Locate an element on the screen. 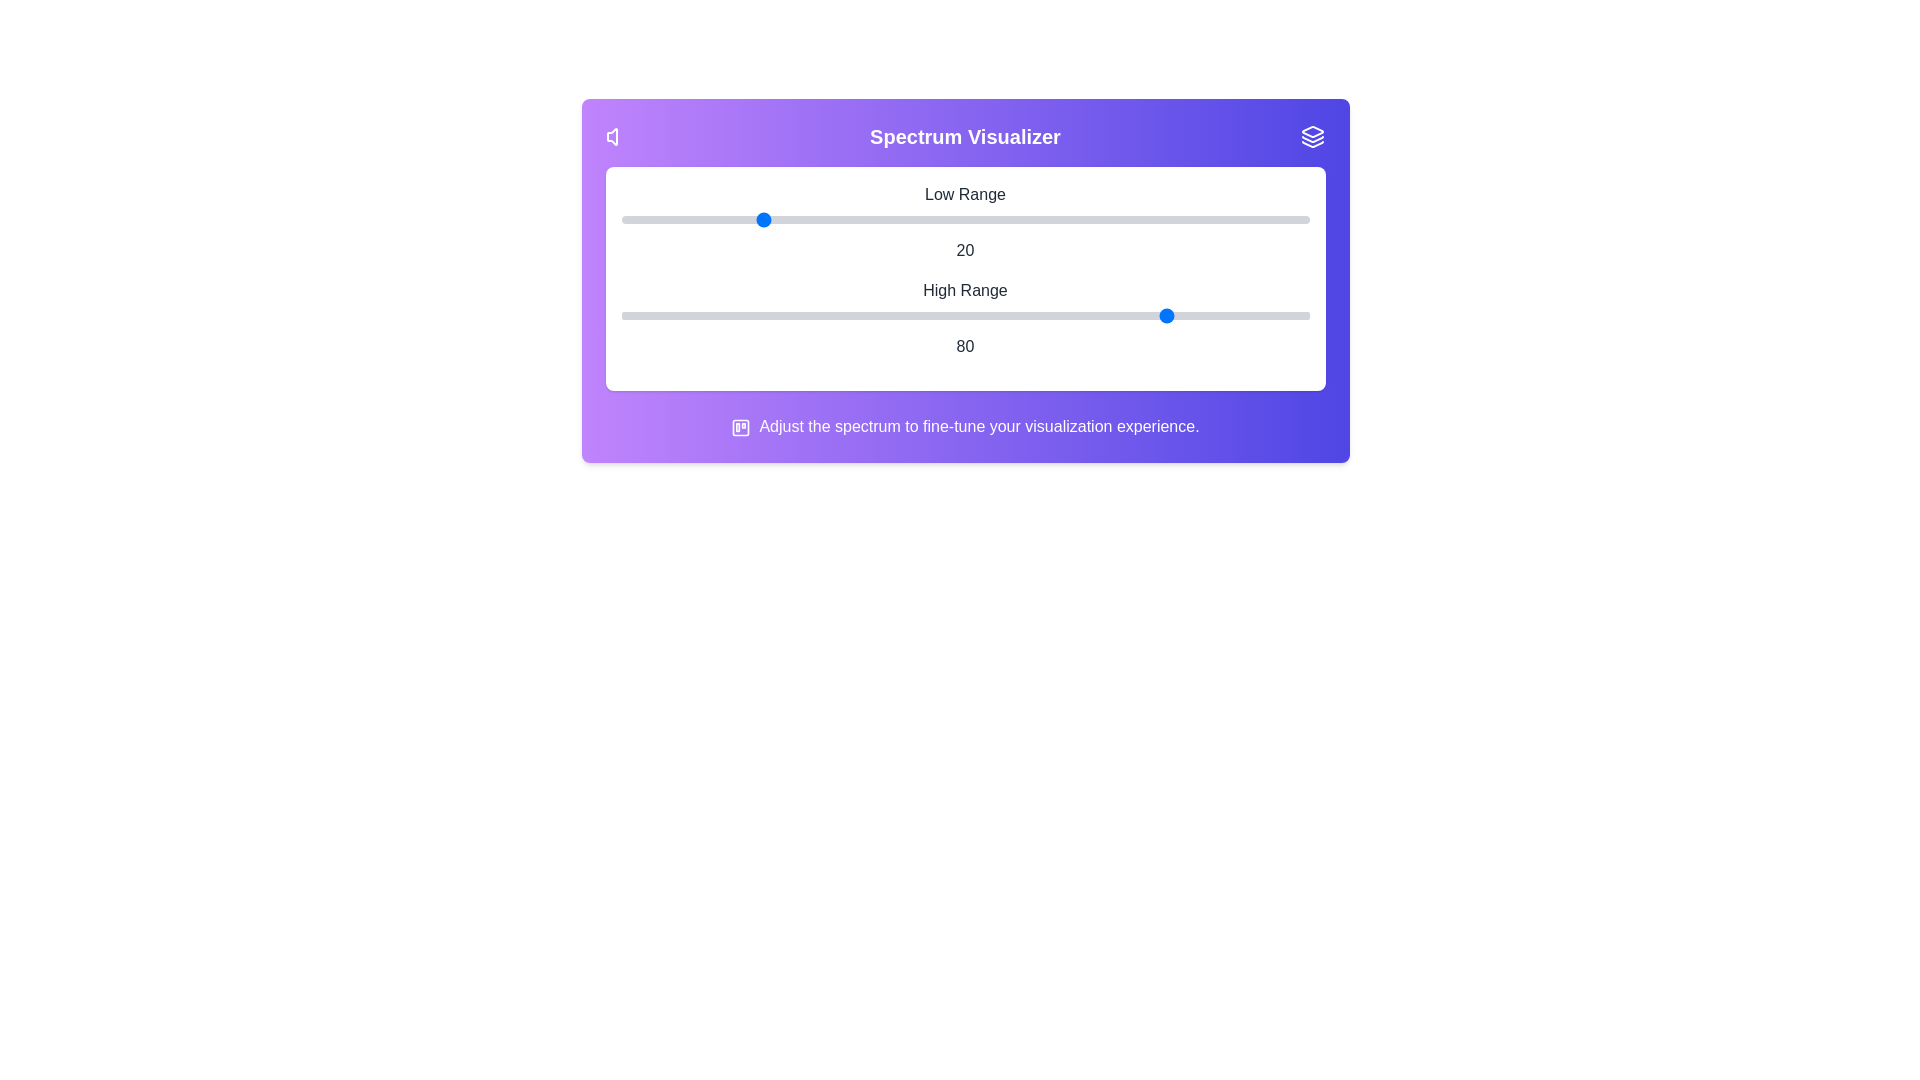 The image size is (1920, 1080). the volume icon to toggle the volume is located at coordinates (616, 136).